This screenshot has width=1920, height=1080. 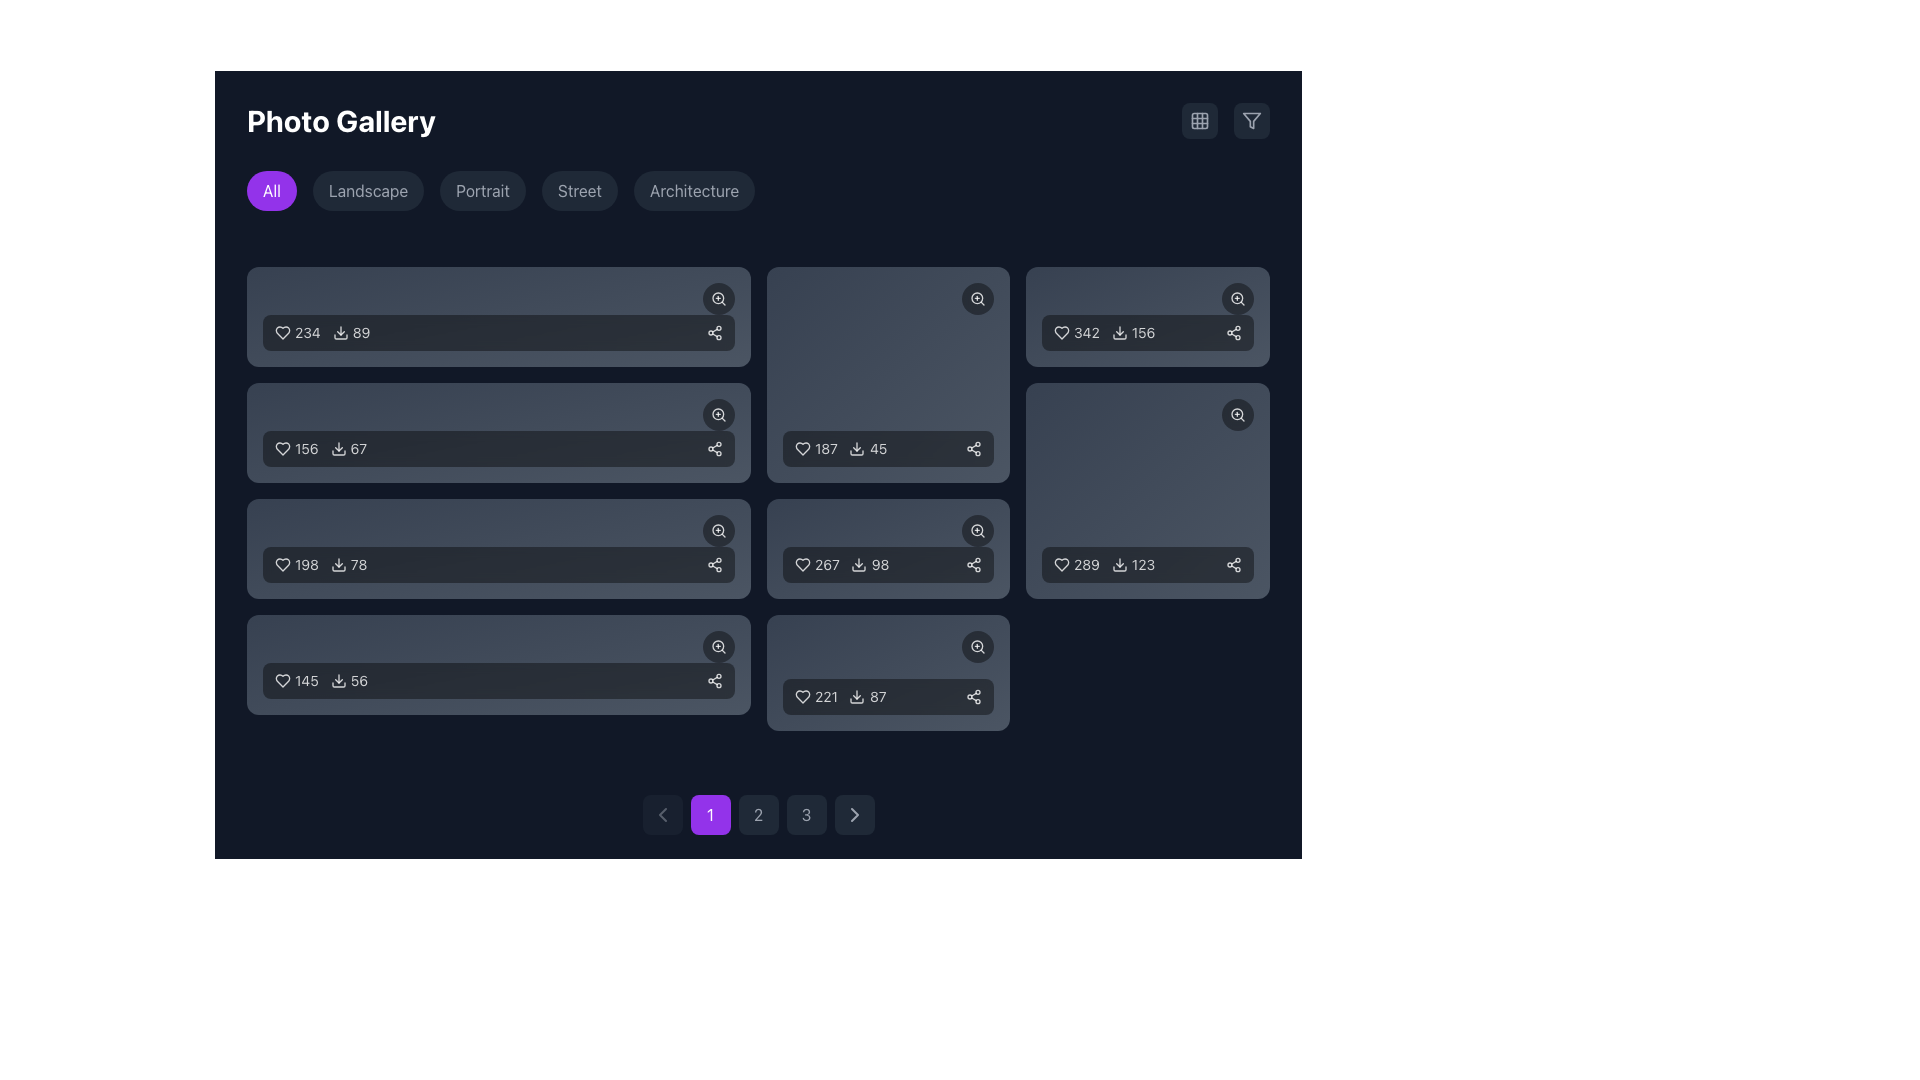 I want to click on the text label displaying the number '78' indicating downloads, positioned next to the download icon in the gallery interface, so click(x=359, y=564).